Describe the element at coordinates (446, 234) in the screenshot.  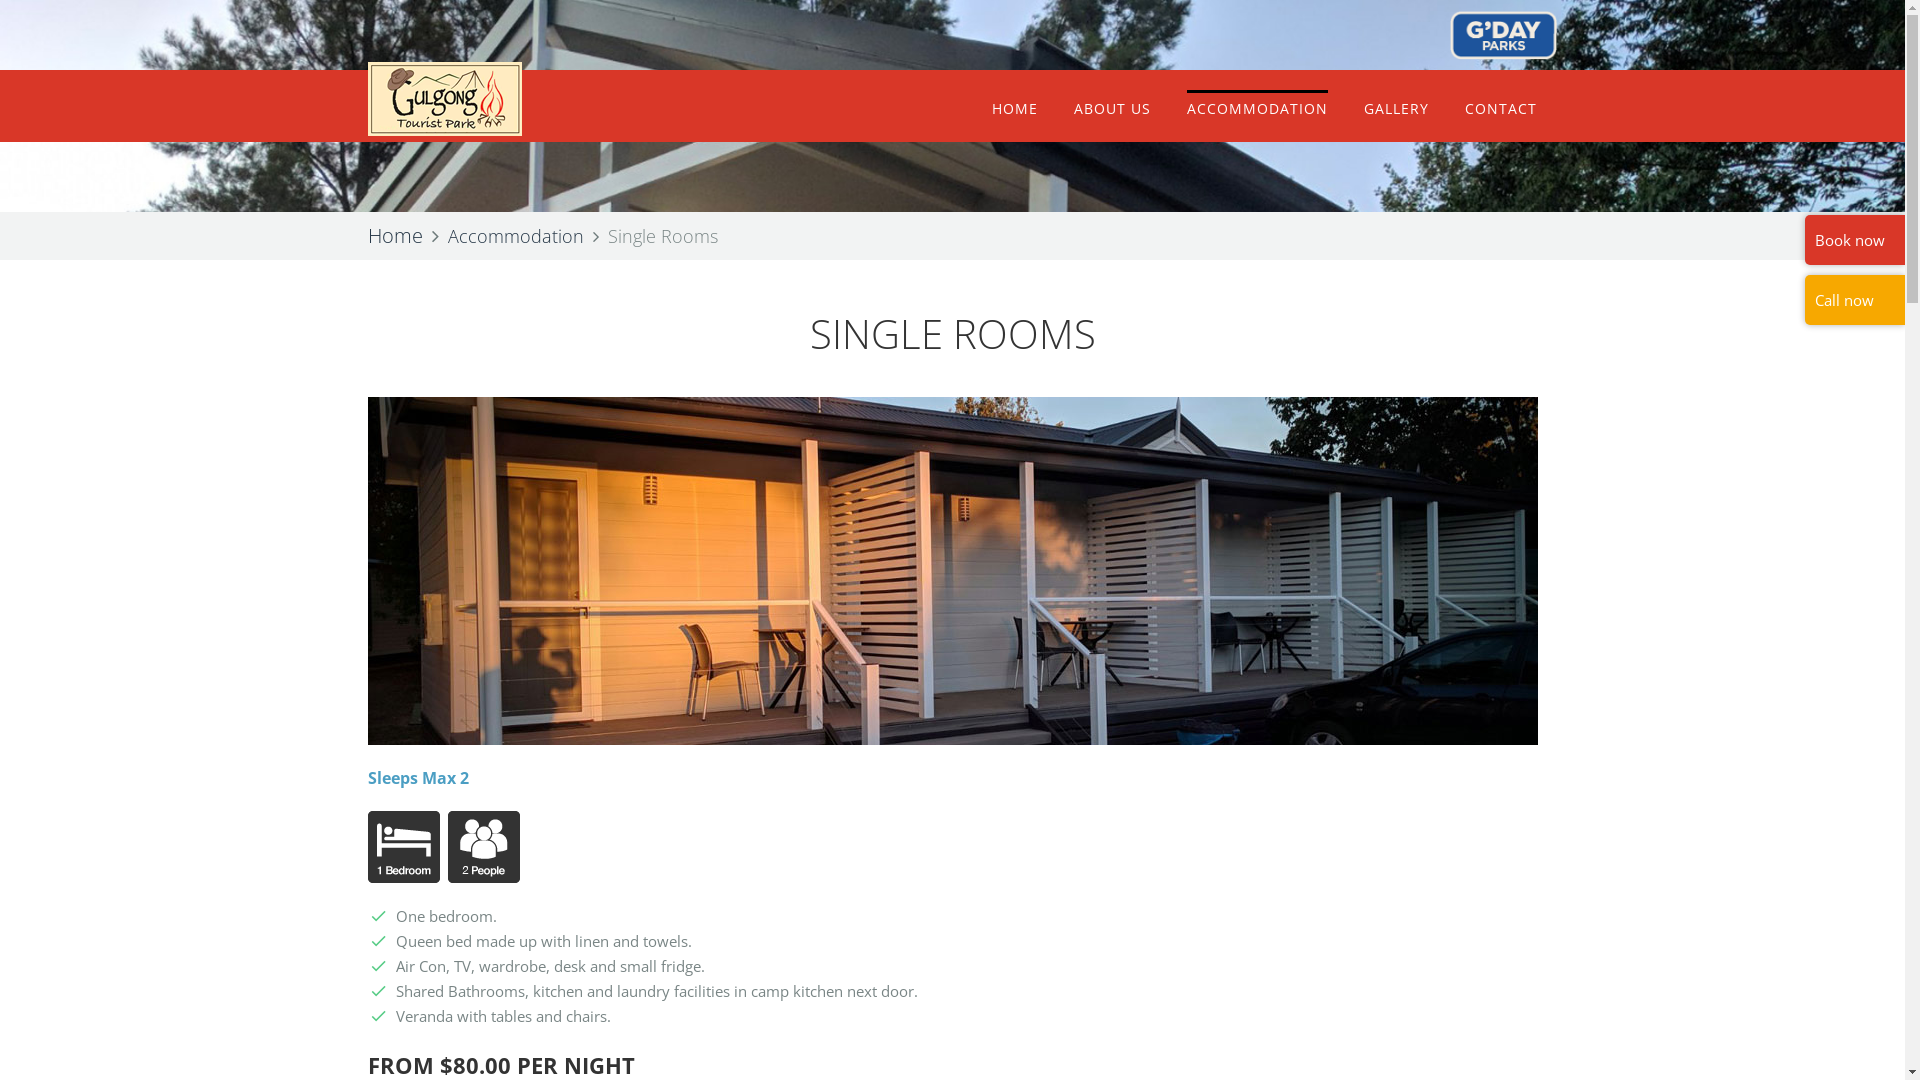
I see `'Accommodation'` at that location.